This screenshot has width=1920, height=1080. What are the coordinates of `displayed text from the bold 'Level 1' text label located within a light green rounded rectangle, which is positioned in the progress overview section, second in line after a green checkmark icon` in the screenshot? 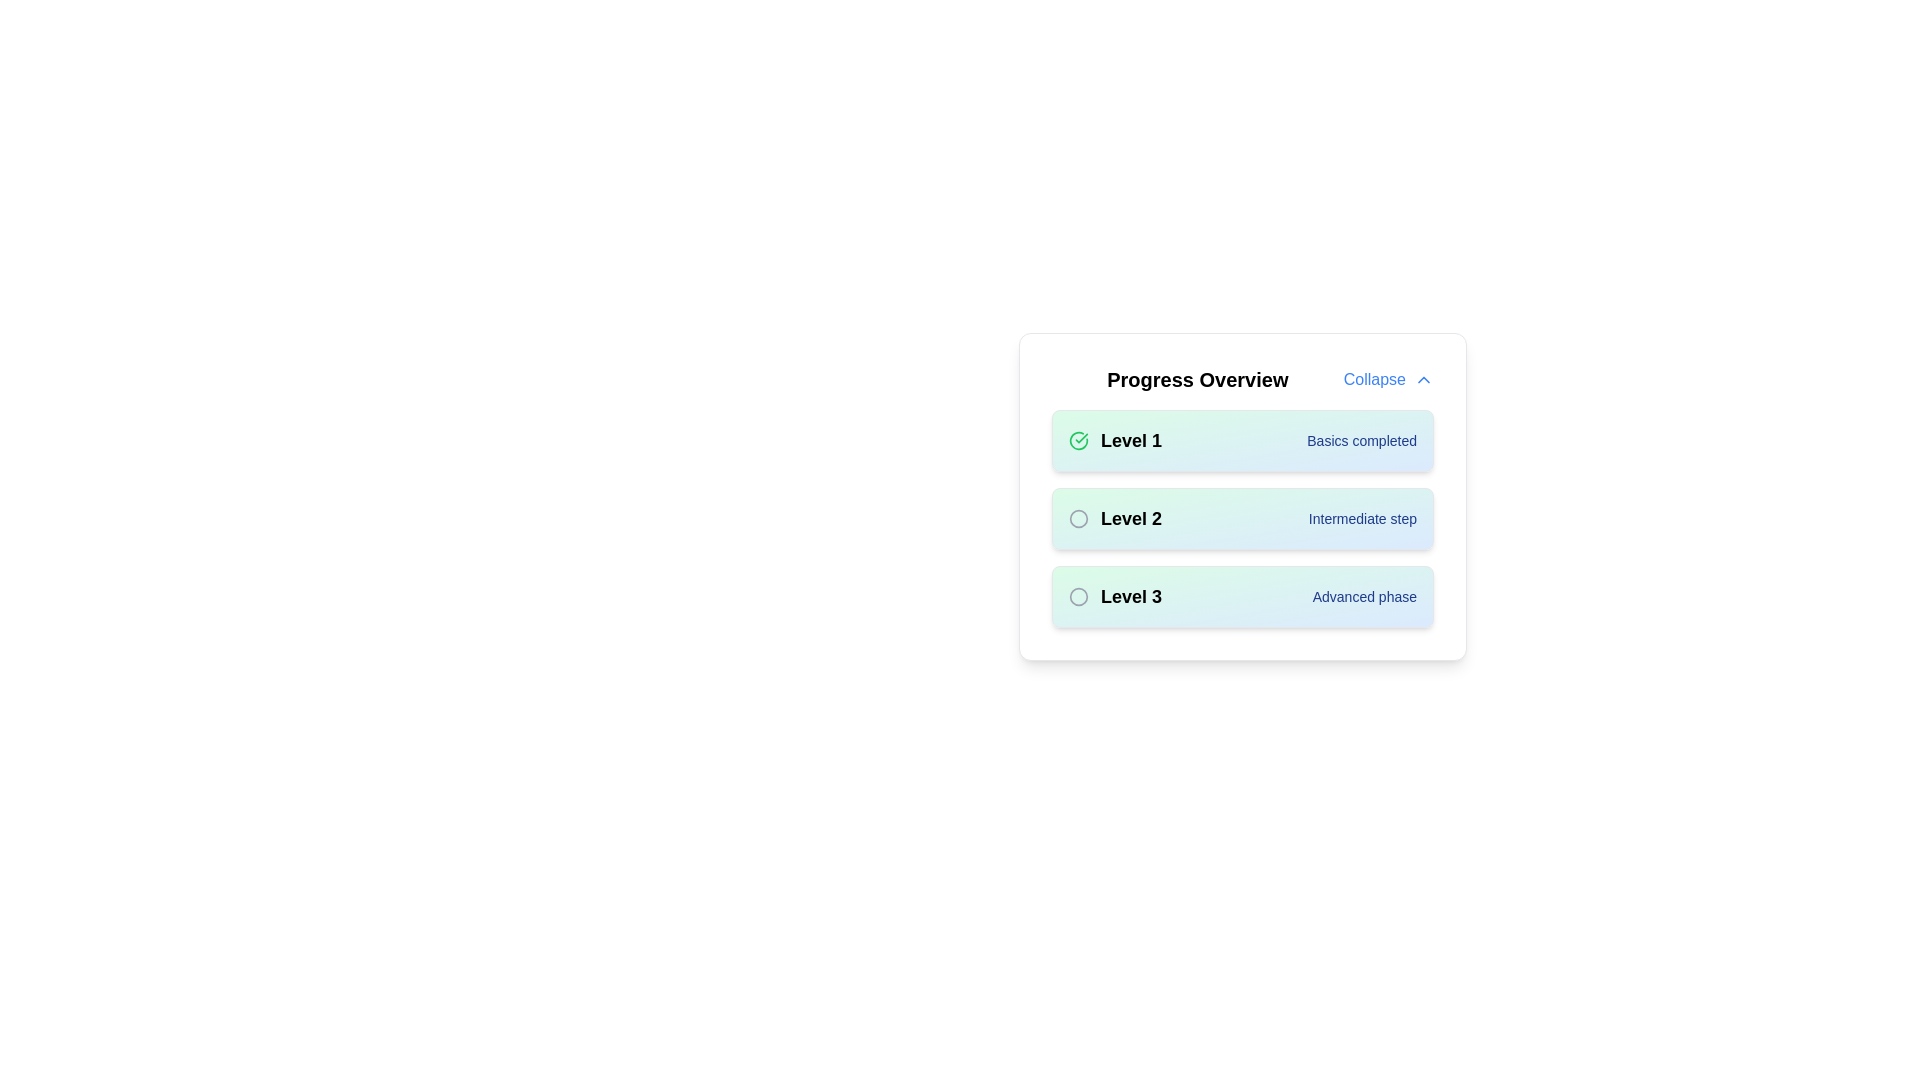 It's located at (1131, 439).